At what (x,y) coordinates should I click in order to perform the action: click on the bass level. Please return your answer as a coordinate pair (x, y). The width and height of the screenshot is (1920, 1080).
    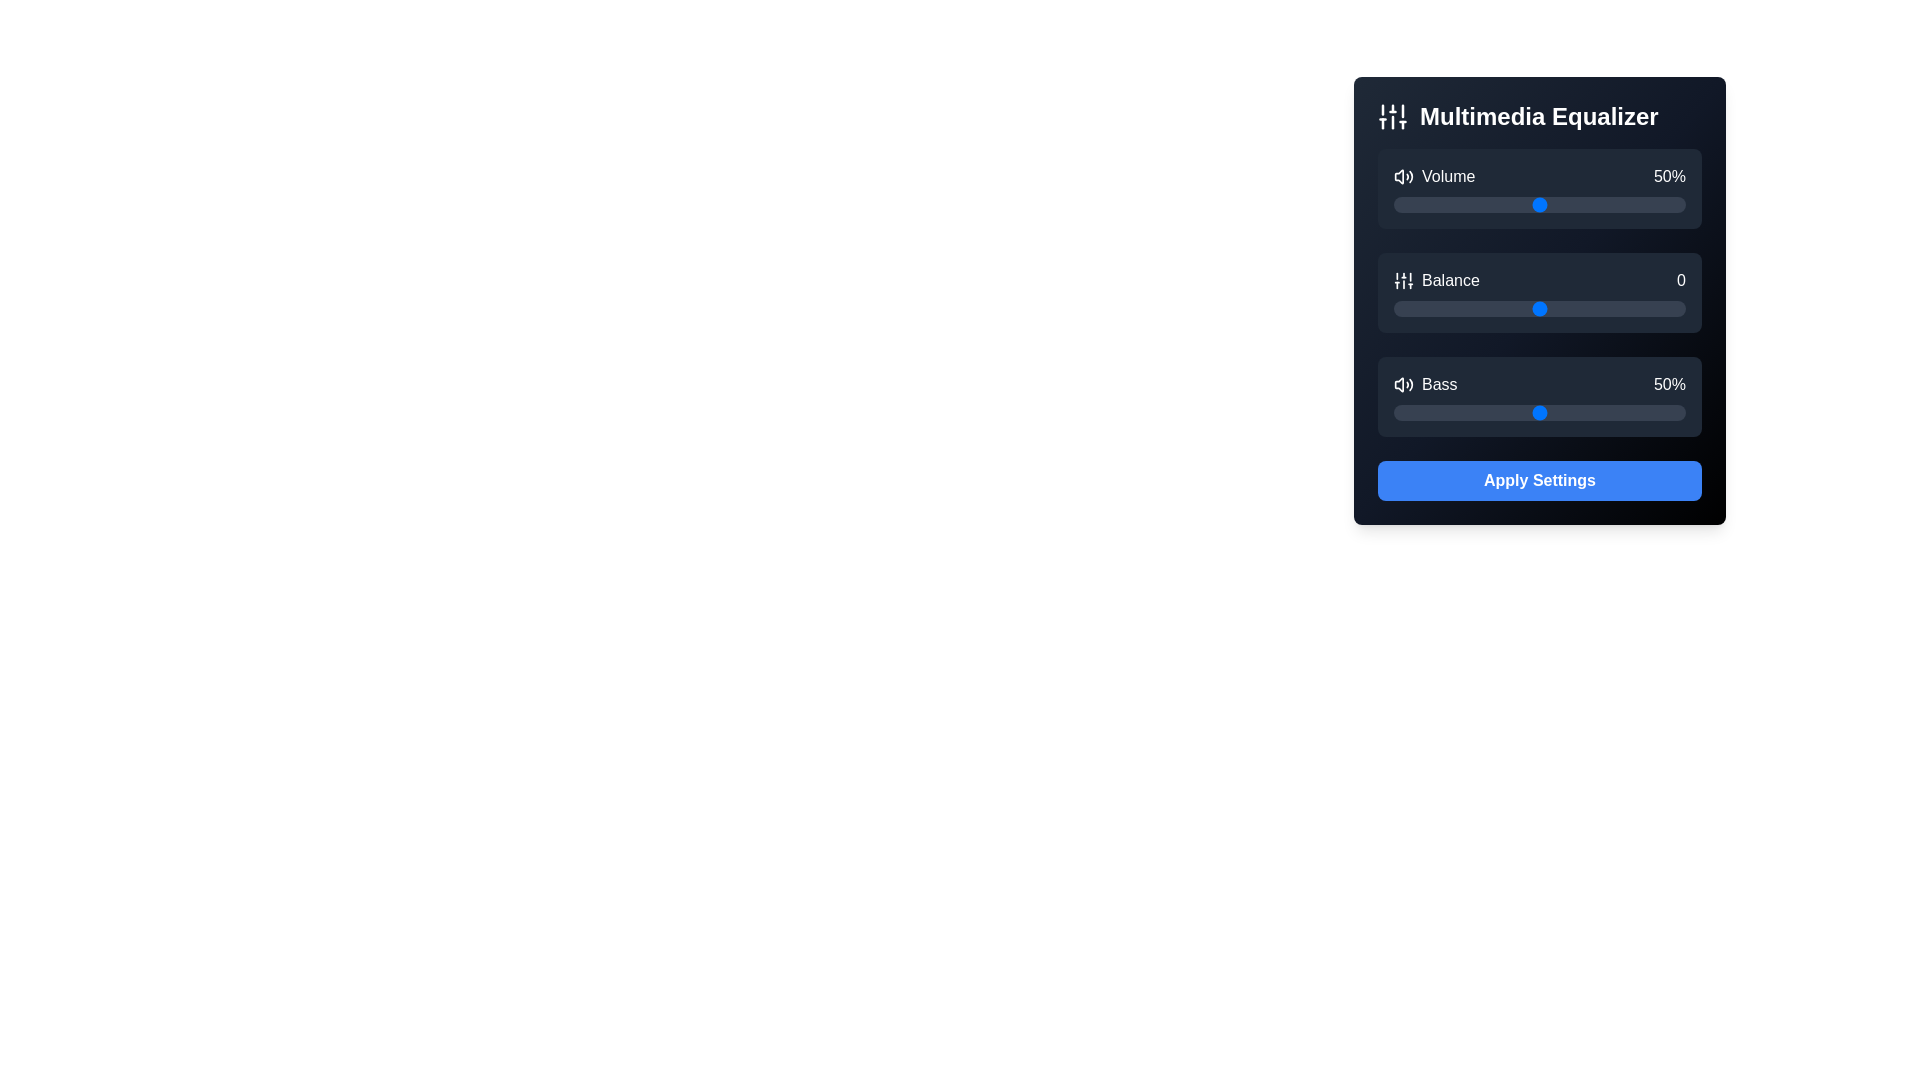
    Looking at the image, I should click on (1571, 411).